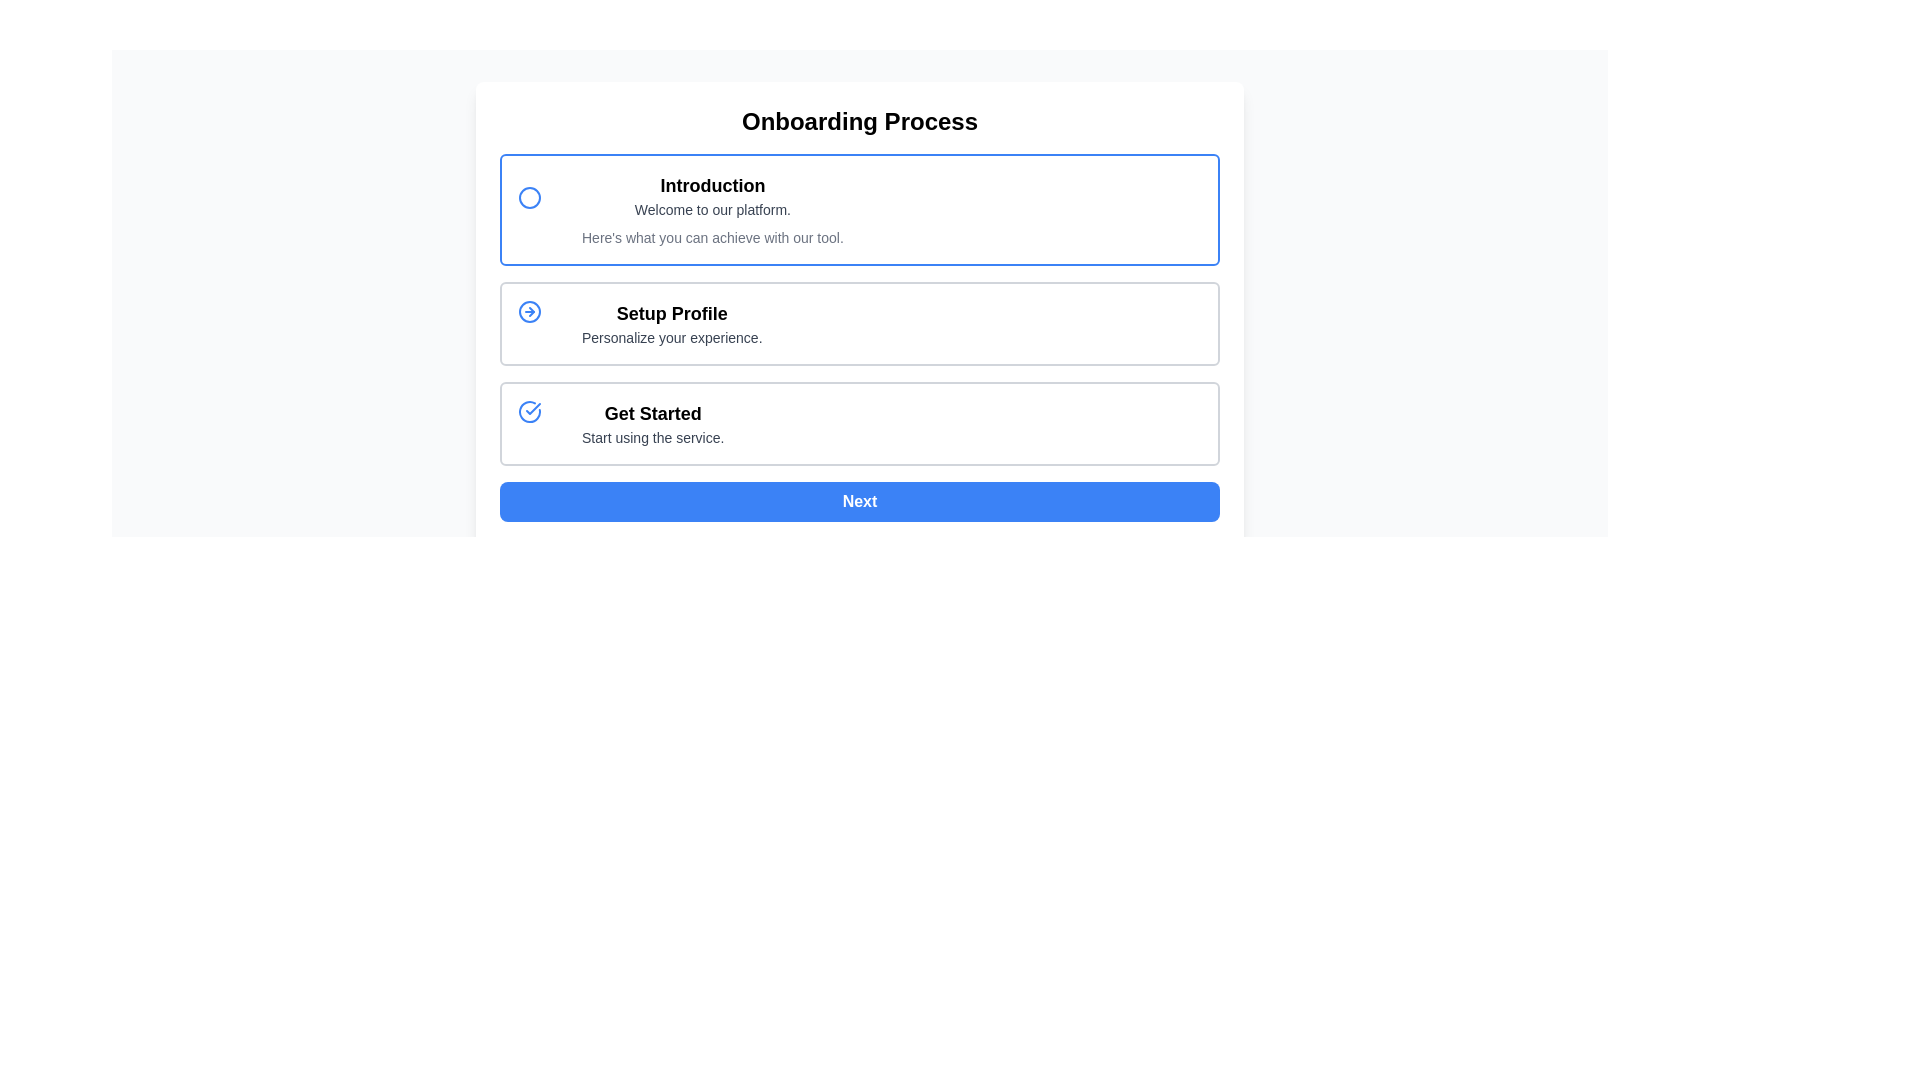 The image size is (1920, 1080). Describe the element at coordinates (672, 313) in the screenshot. I see `text of the section title under 'Setup Profile' which introduces the purpose of the section` at that location.